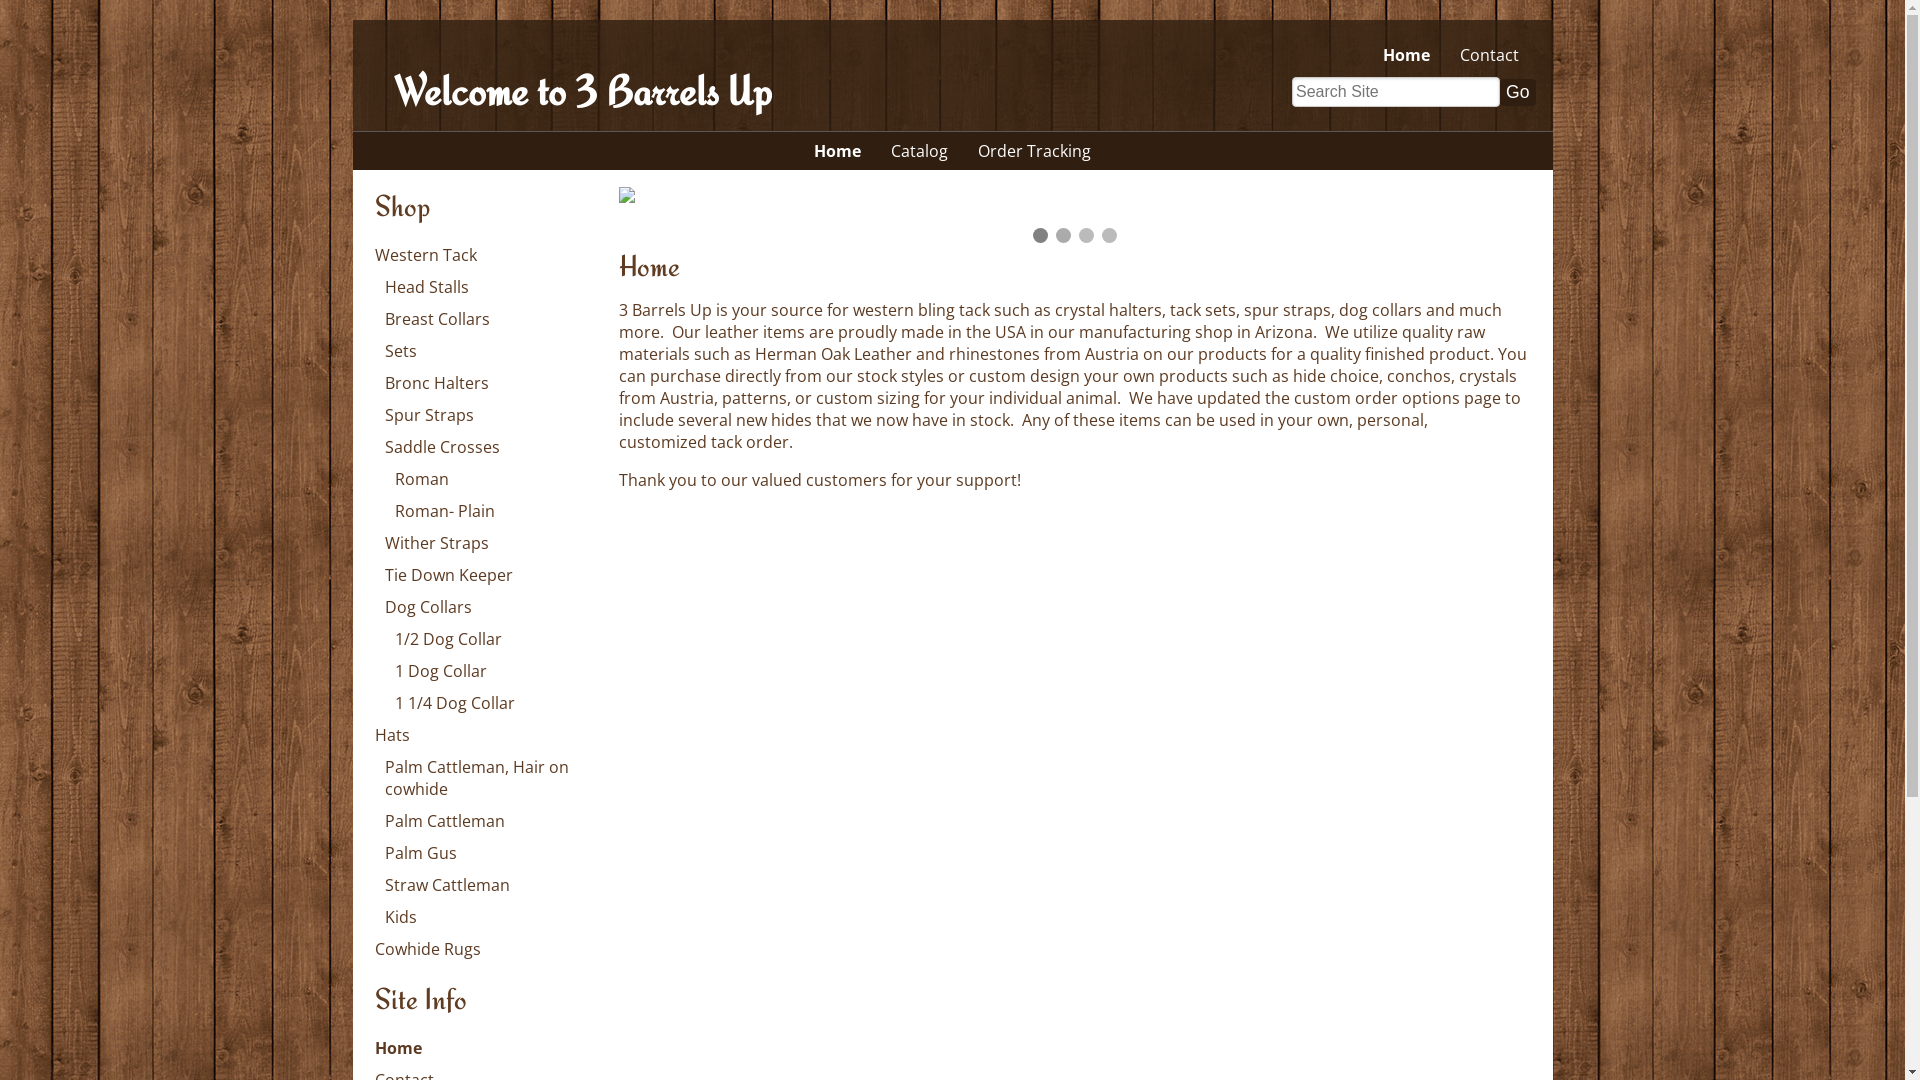  I want to click on 'Kids', so click(399, 917).